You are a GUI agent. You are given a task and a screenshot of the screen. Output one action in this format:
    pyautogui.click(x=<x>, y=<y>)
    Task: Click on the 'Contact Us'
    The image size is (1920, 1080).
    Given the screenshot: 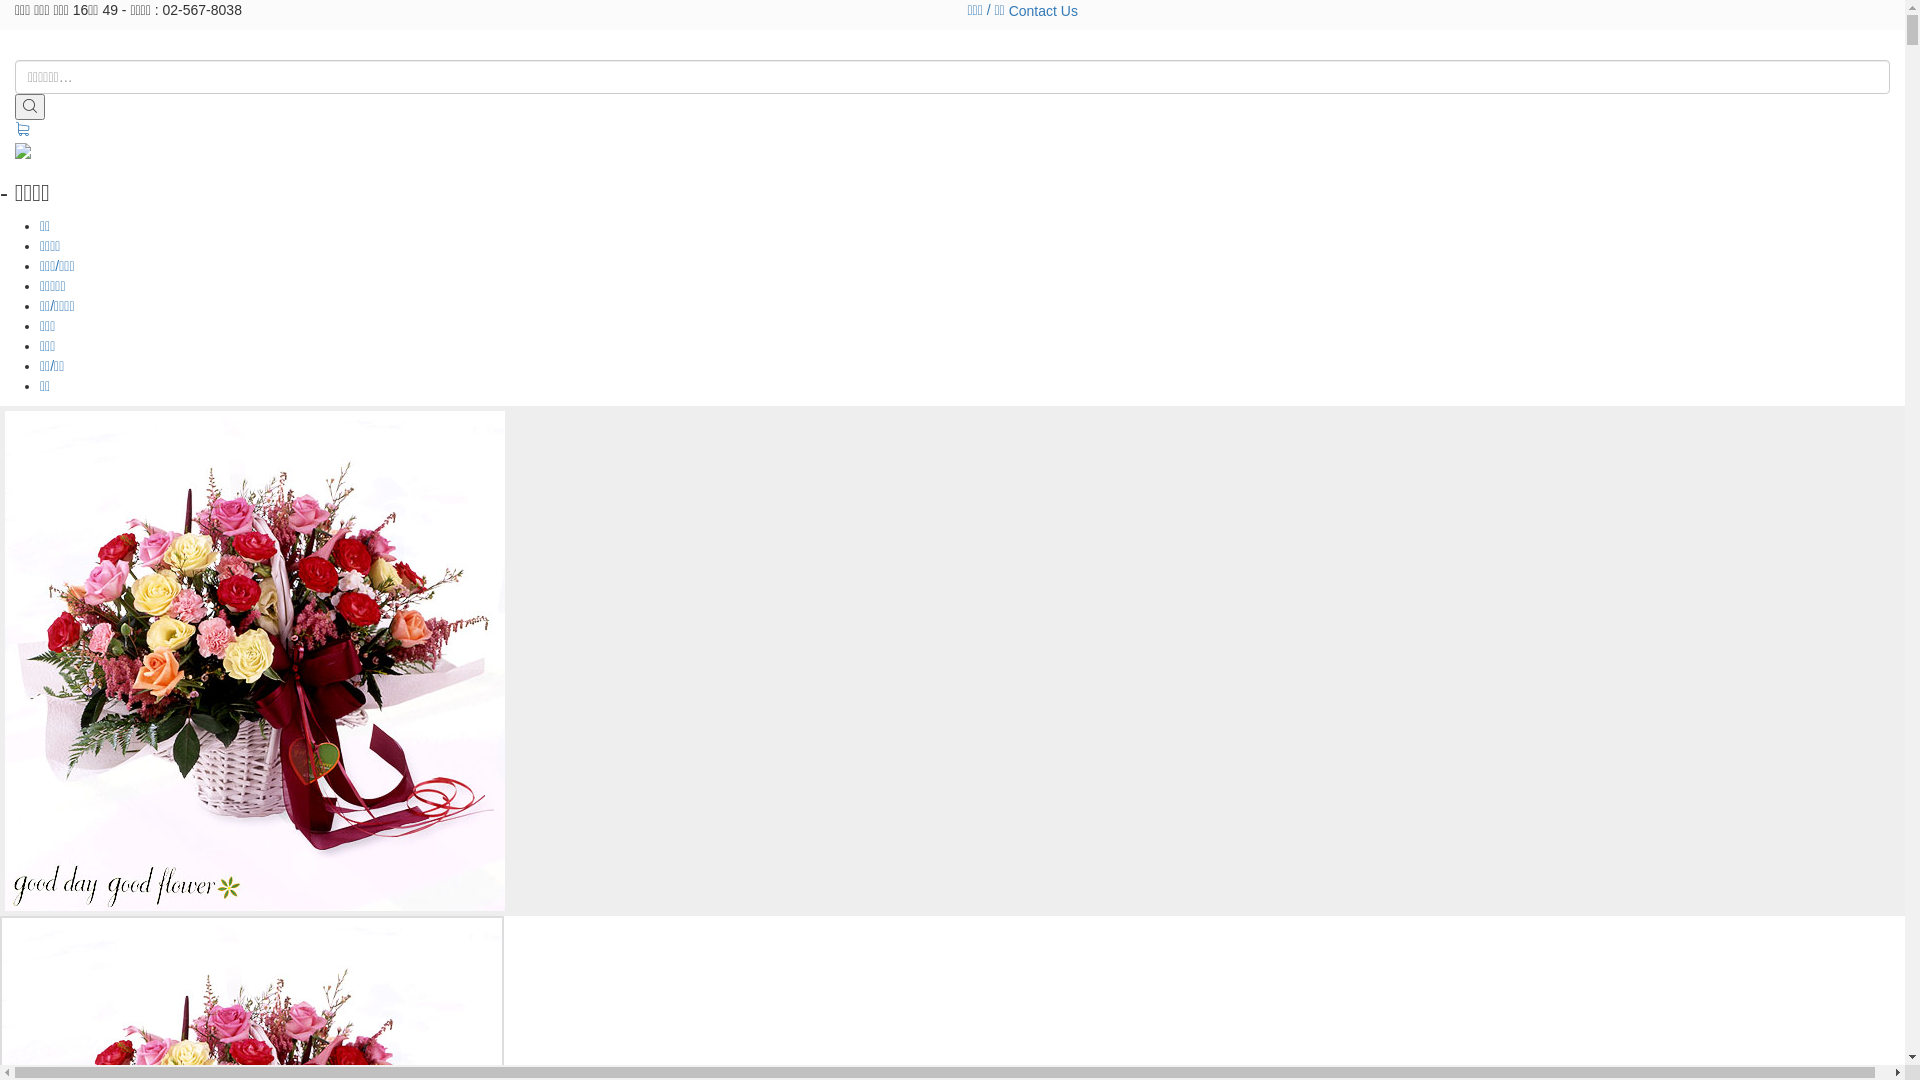 What is the action you would take?
    pyautogui.click(x=1042, y=11)
    